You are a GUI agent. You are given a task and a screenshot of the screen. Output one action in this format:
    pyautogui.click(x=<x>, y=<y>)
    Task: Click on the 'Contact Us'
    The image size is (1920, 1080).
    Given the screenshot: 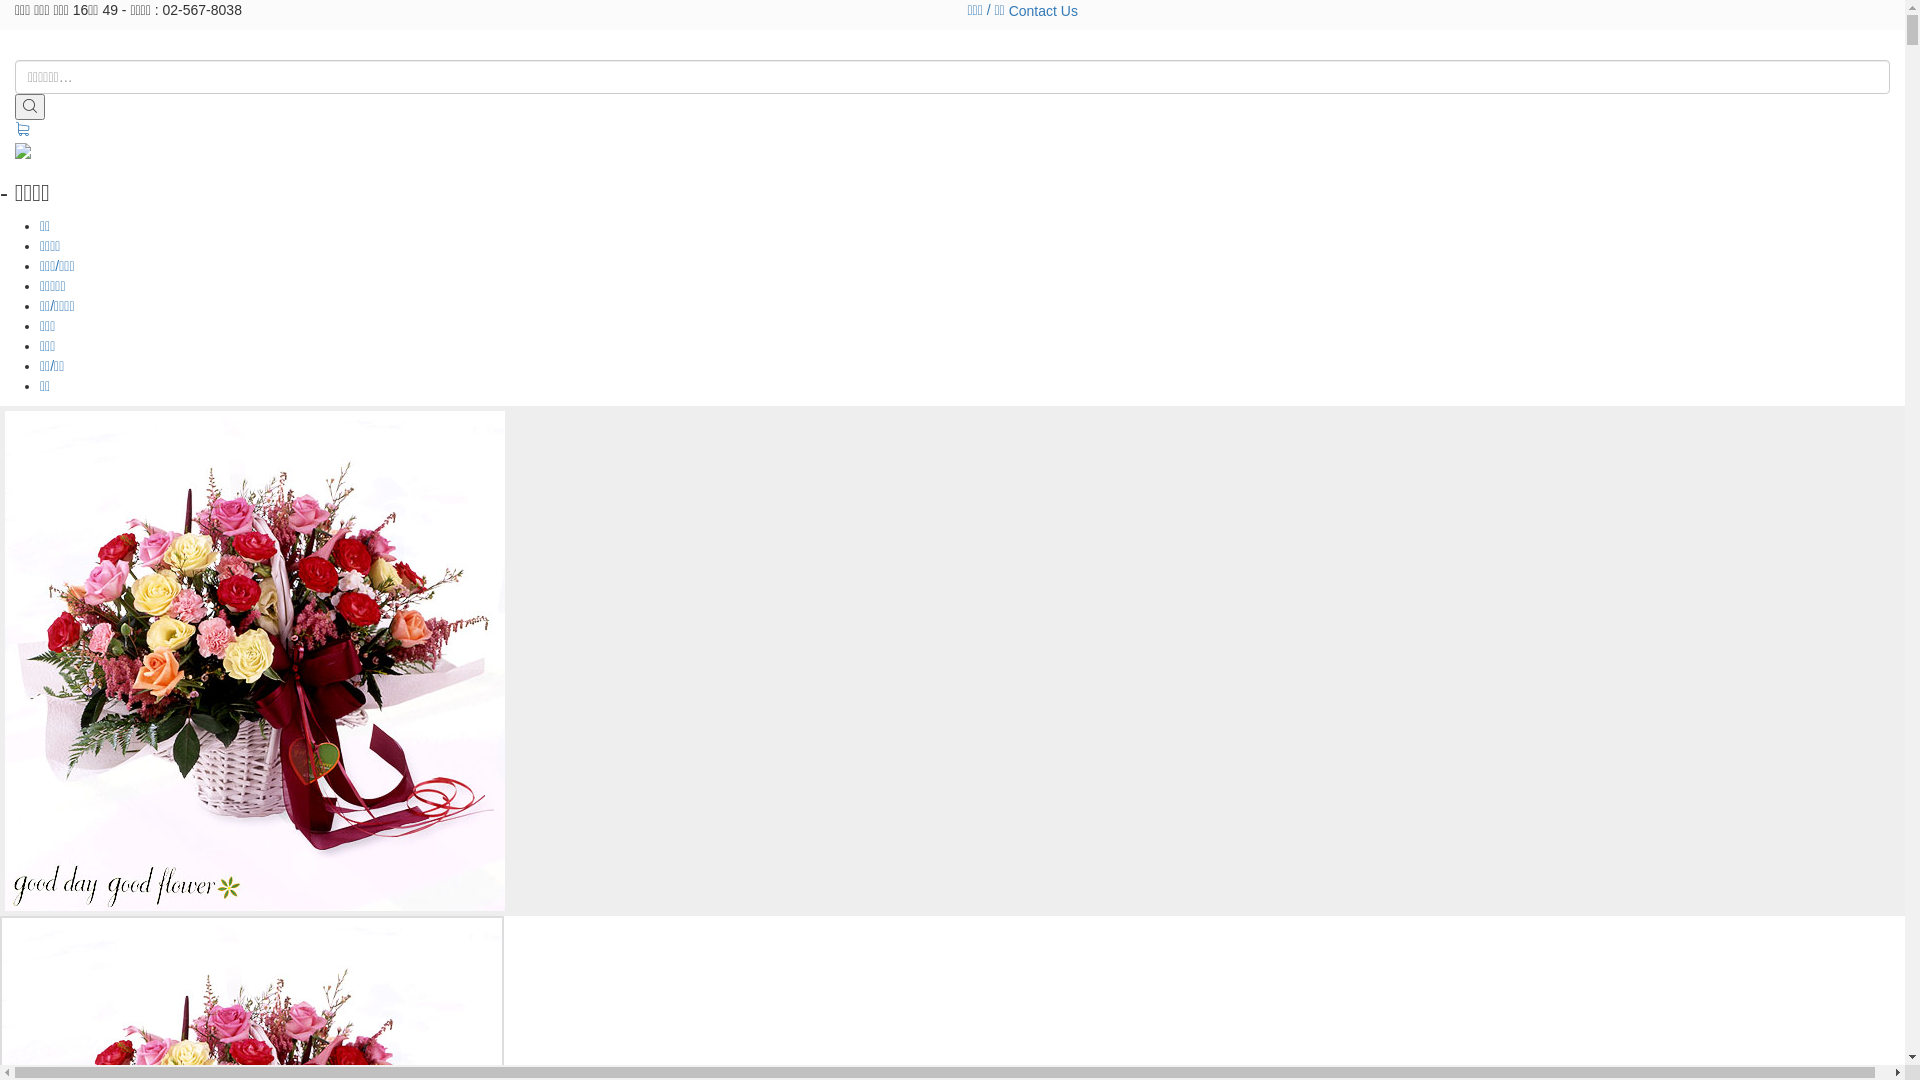 What is the action you would take?
    pyautogui.click(x=1042, y=11)
    